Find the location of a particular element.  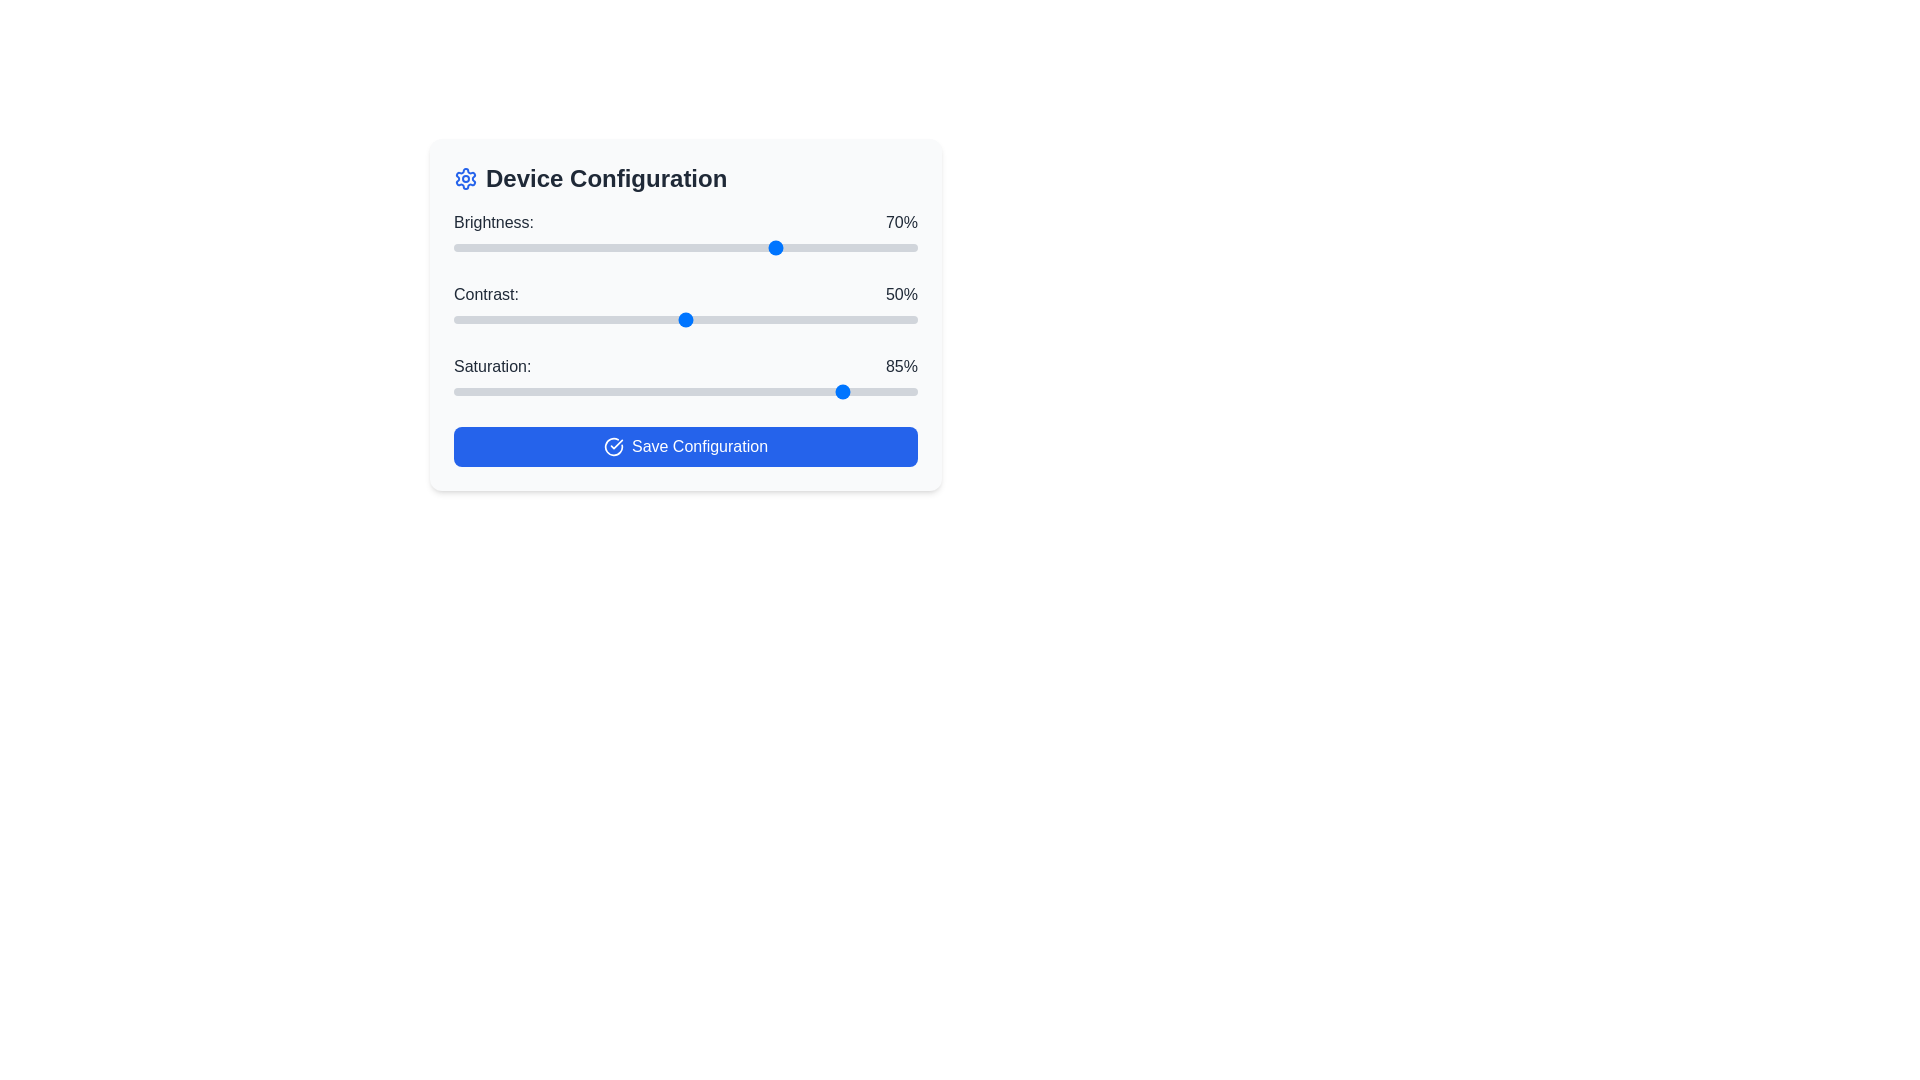

the sliders in the Panel with interactive controls to change values is located at coordinates (686, 315).